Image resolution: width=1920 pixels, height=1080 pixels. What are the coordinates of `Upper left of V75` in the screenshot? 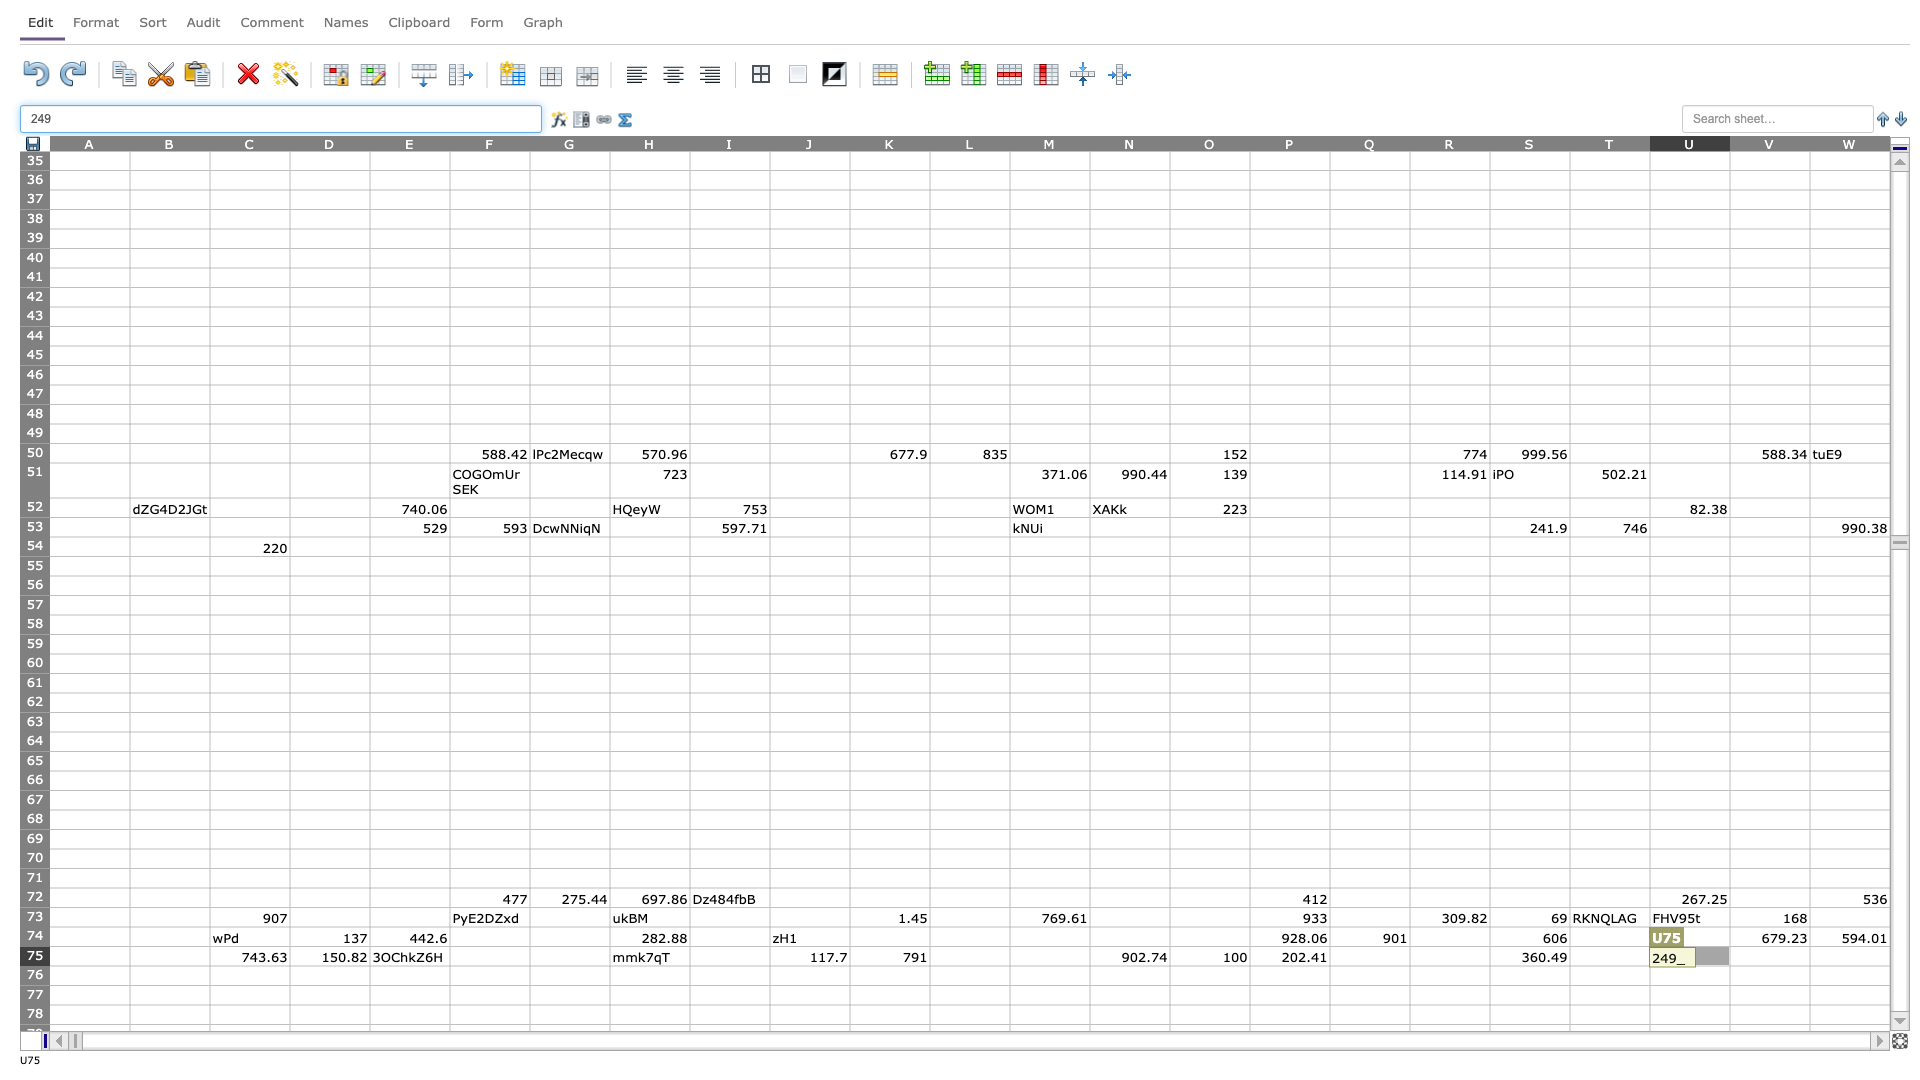 It's located at (1728, 945).